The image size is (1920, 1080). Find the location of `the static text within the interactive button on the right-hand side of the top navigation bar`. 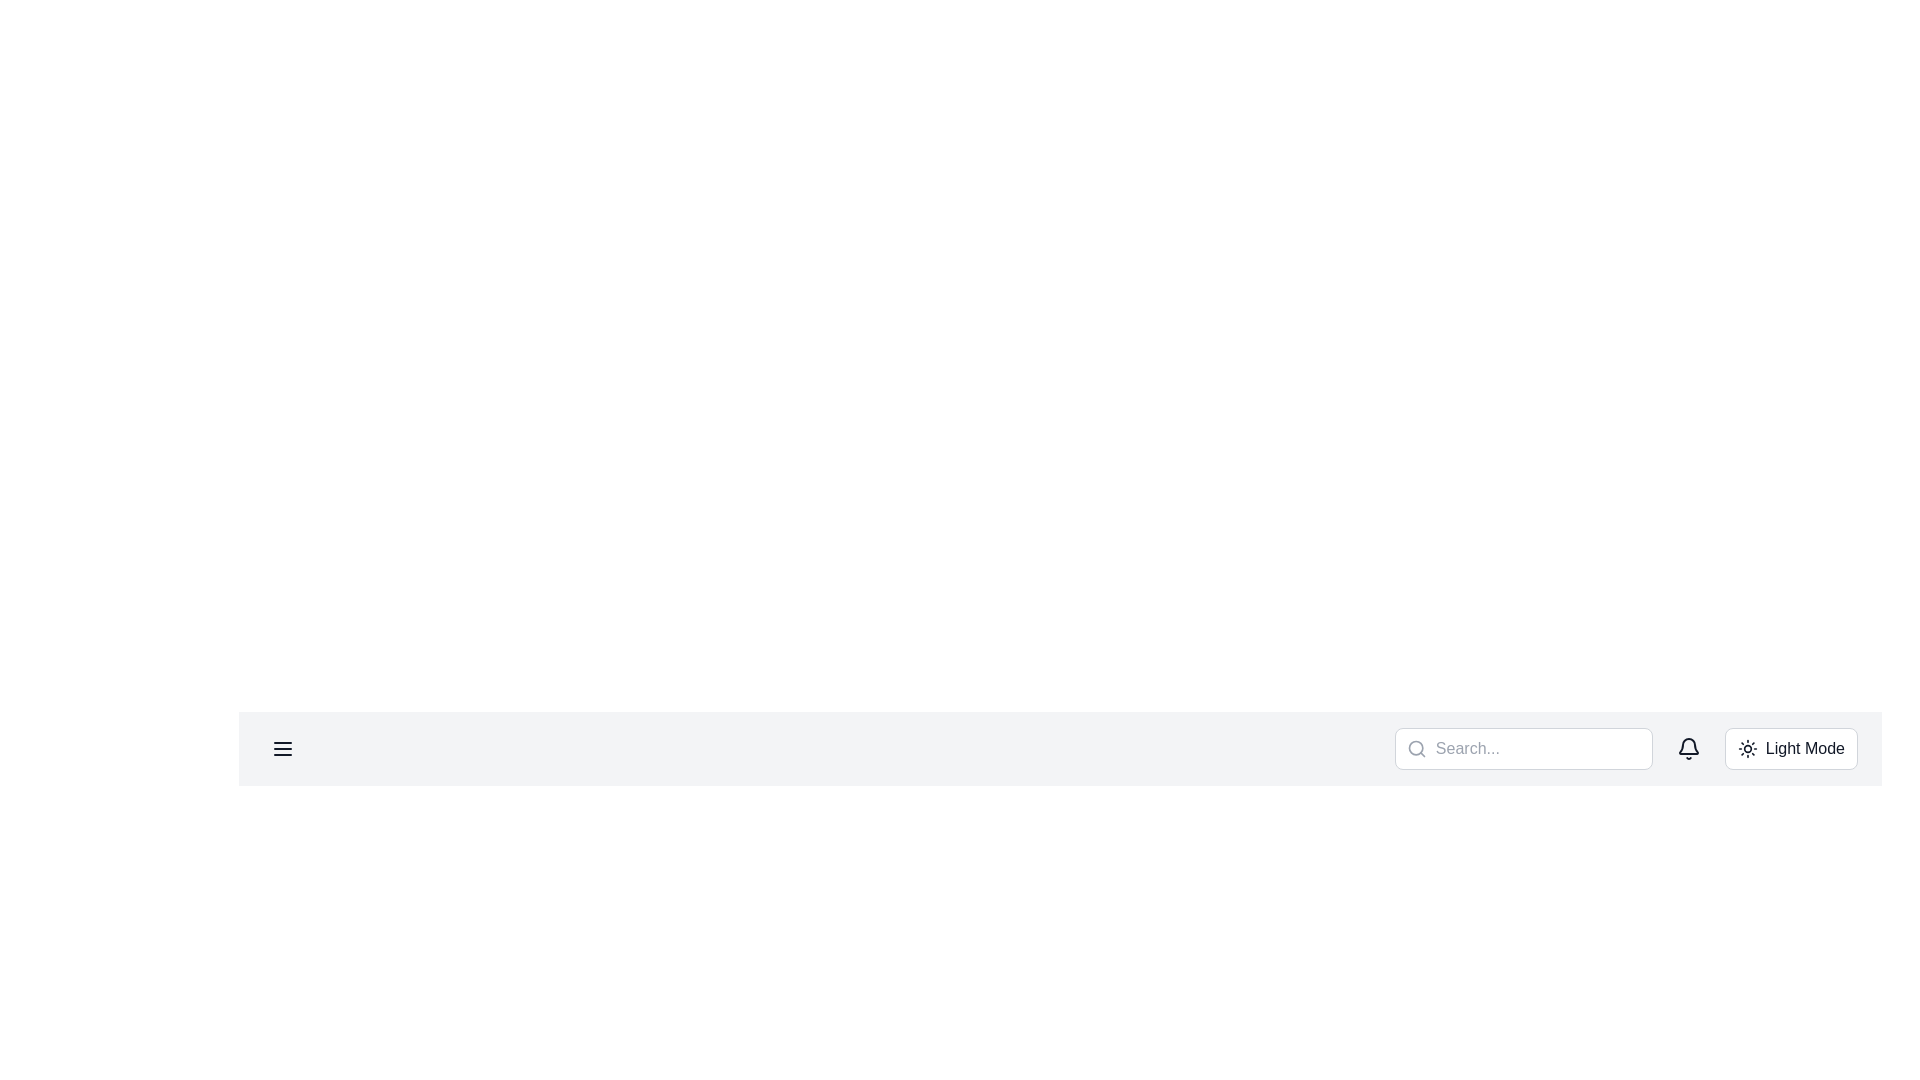

the static text within the interactive button on the right-hand side of the top navigation bar is located at coordinates (1805, 748).